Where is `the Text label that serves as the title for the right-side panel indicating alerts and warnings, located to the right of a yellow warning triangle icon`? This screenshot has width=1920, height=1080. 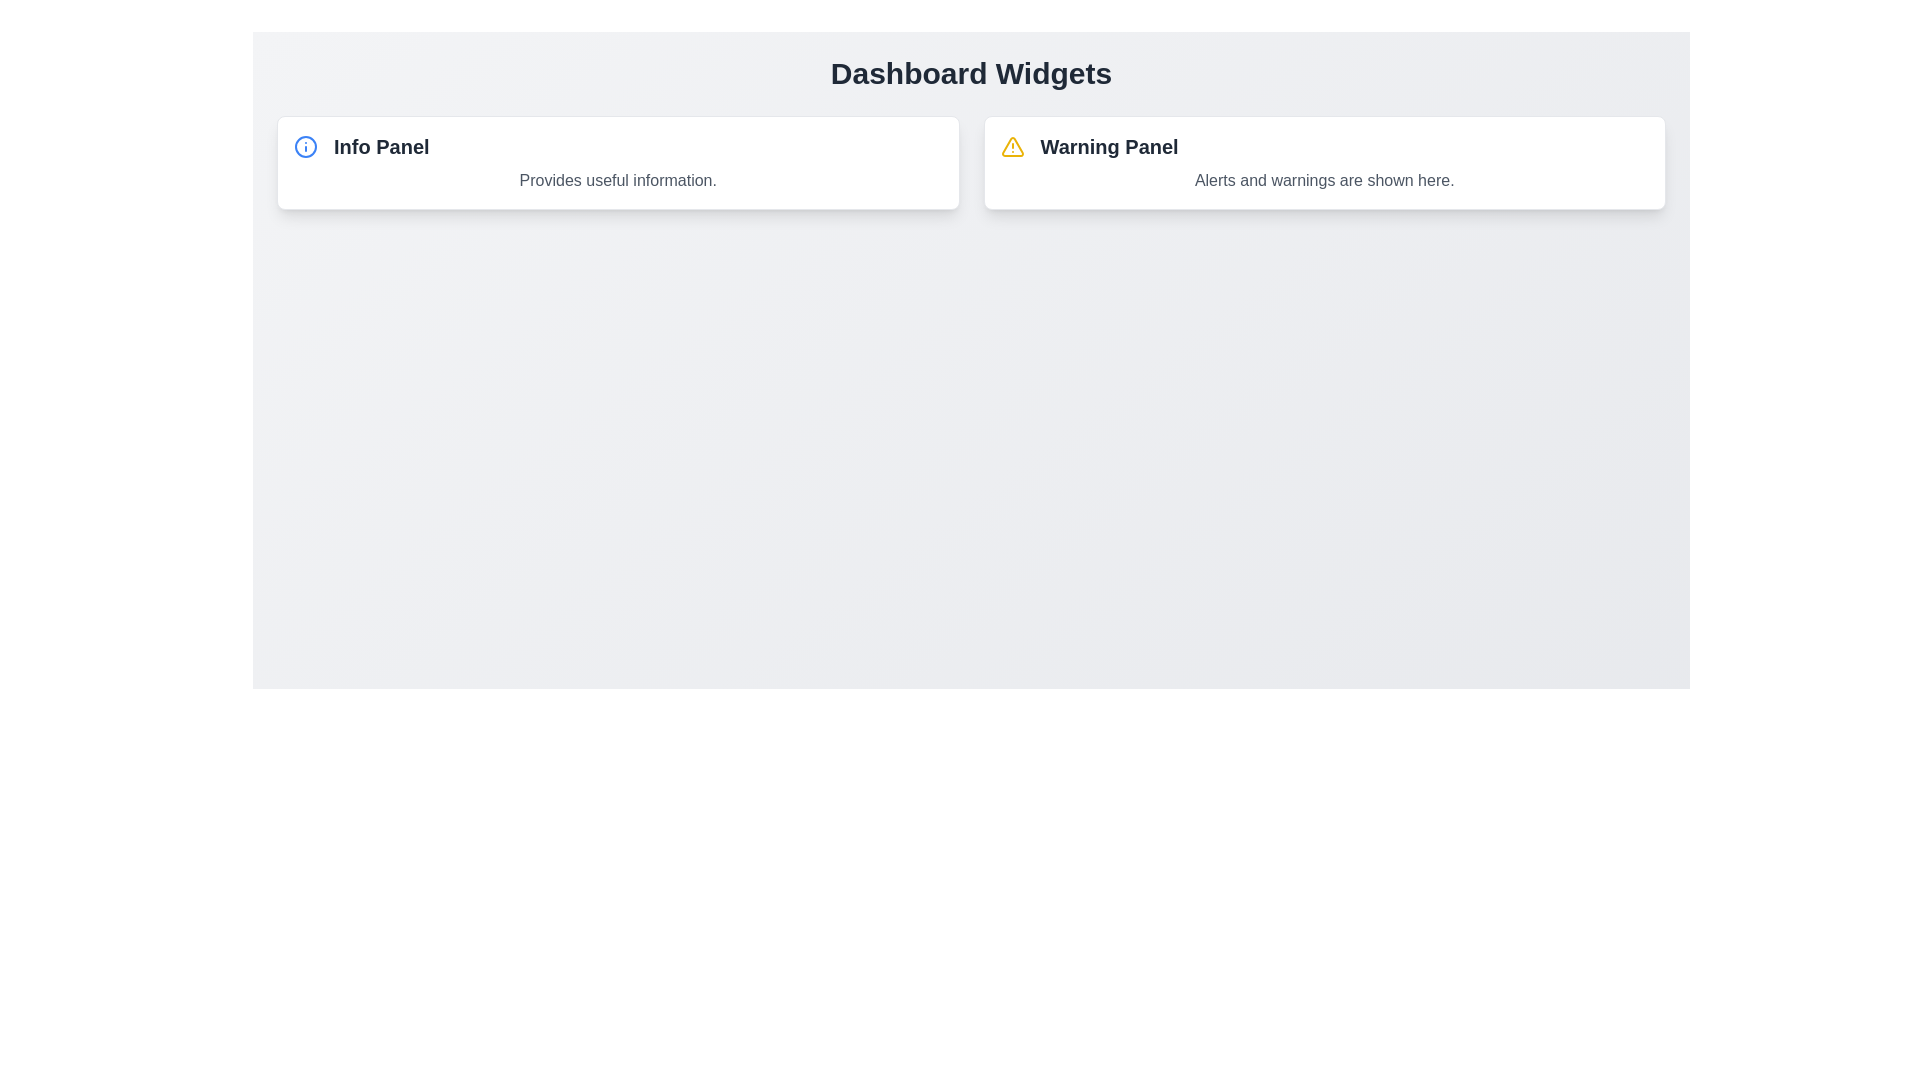
the Text label that serves as the title for the right-side panel indicating alerts and warnings, located to the right of a yellow warning triangle icon is located at coordinates (1108, 145).